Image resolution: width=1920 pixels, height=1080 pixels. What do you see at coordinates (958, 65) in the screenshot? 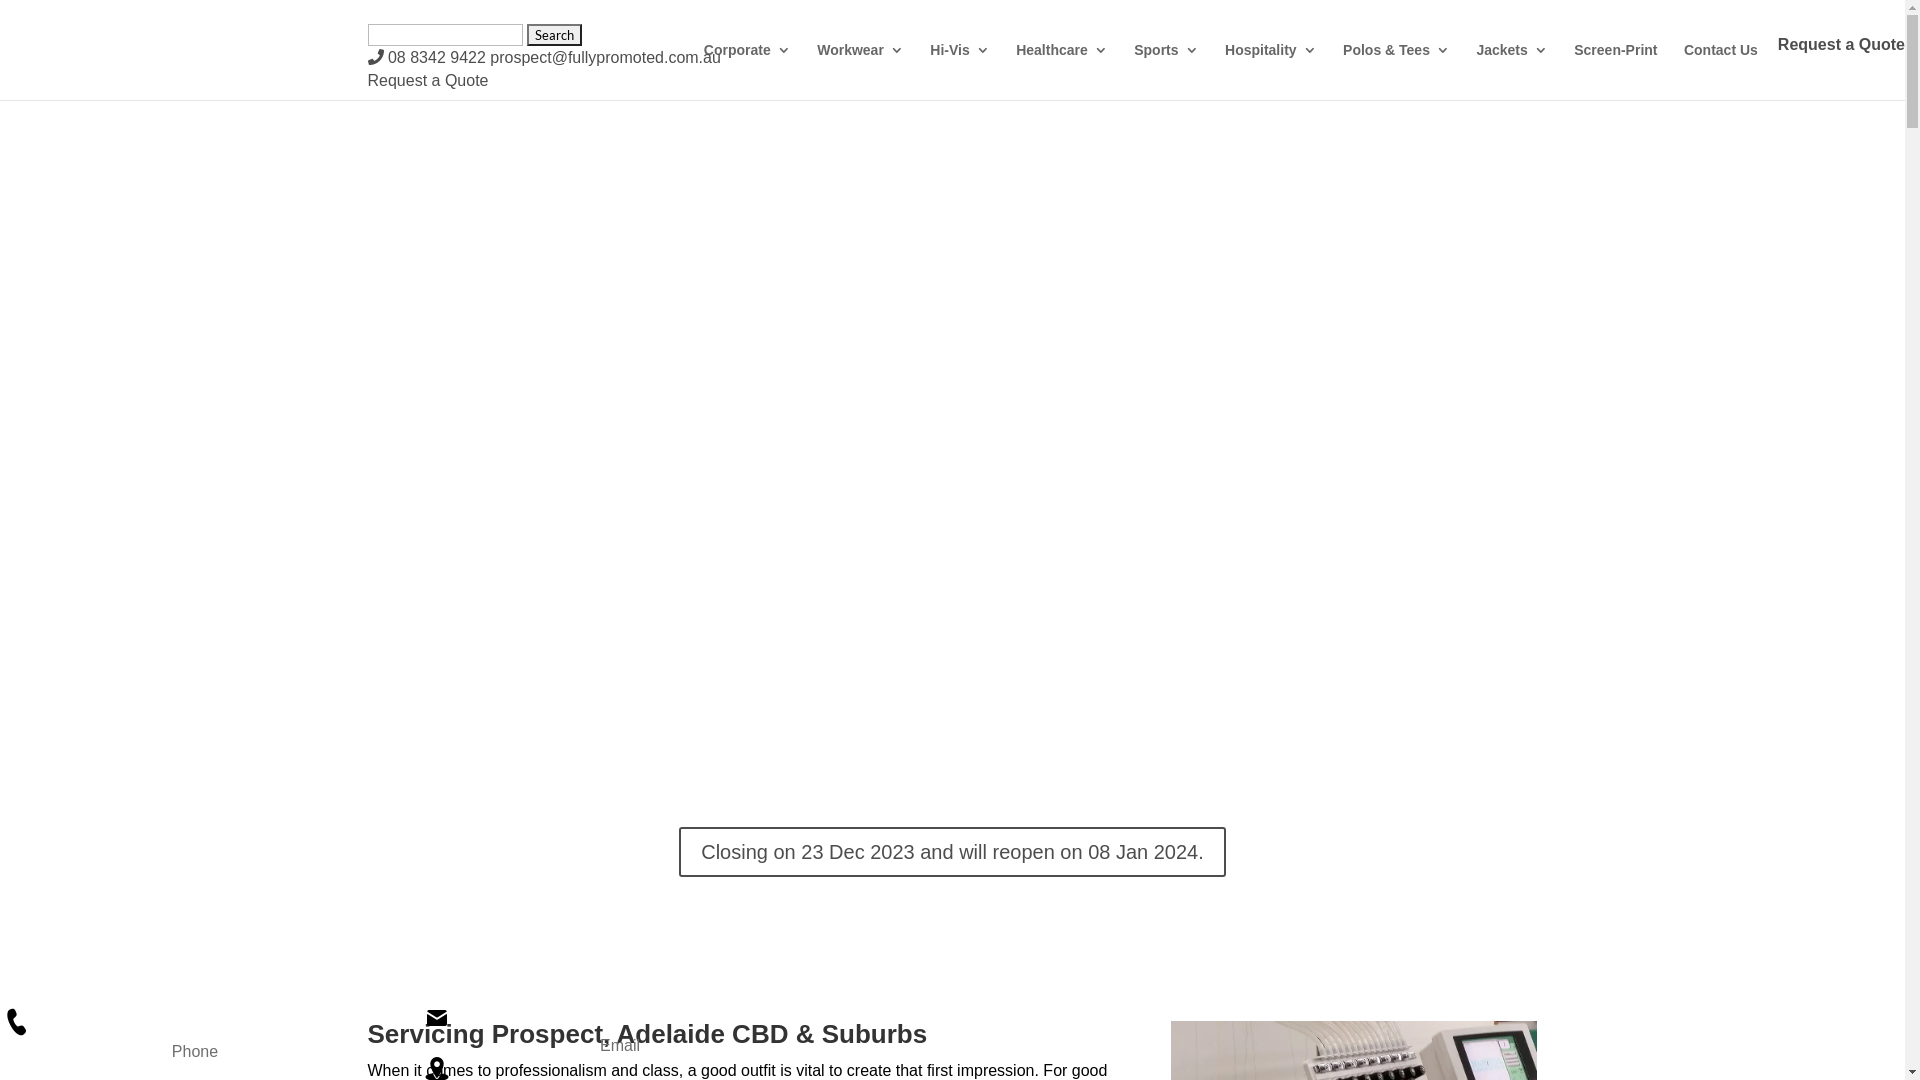
I see `'Hi-Vis'` at bounding box center [958, 65].